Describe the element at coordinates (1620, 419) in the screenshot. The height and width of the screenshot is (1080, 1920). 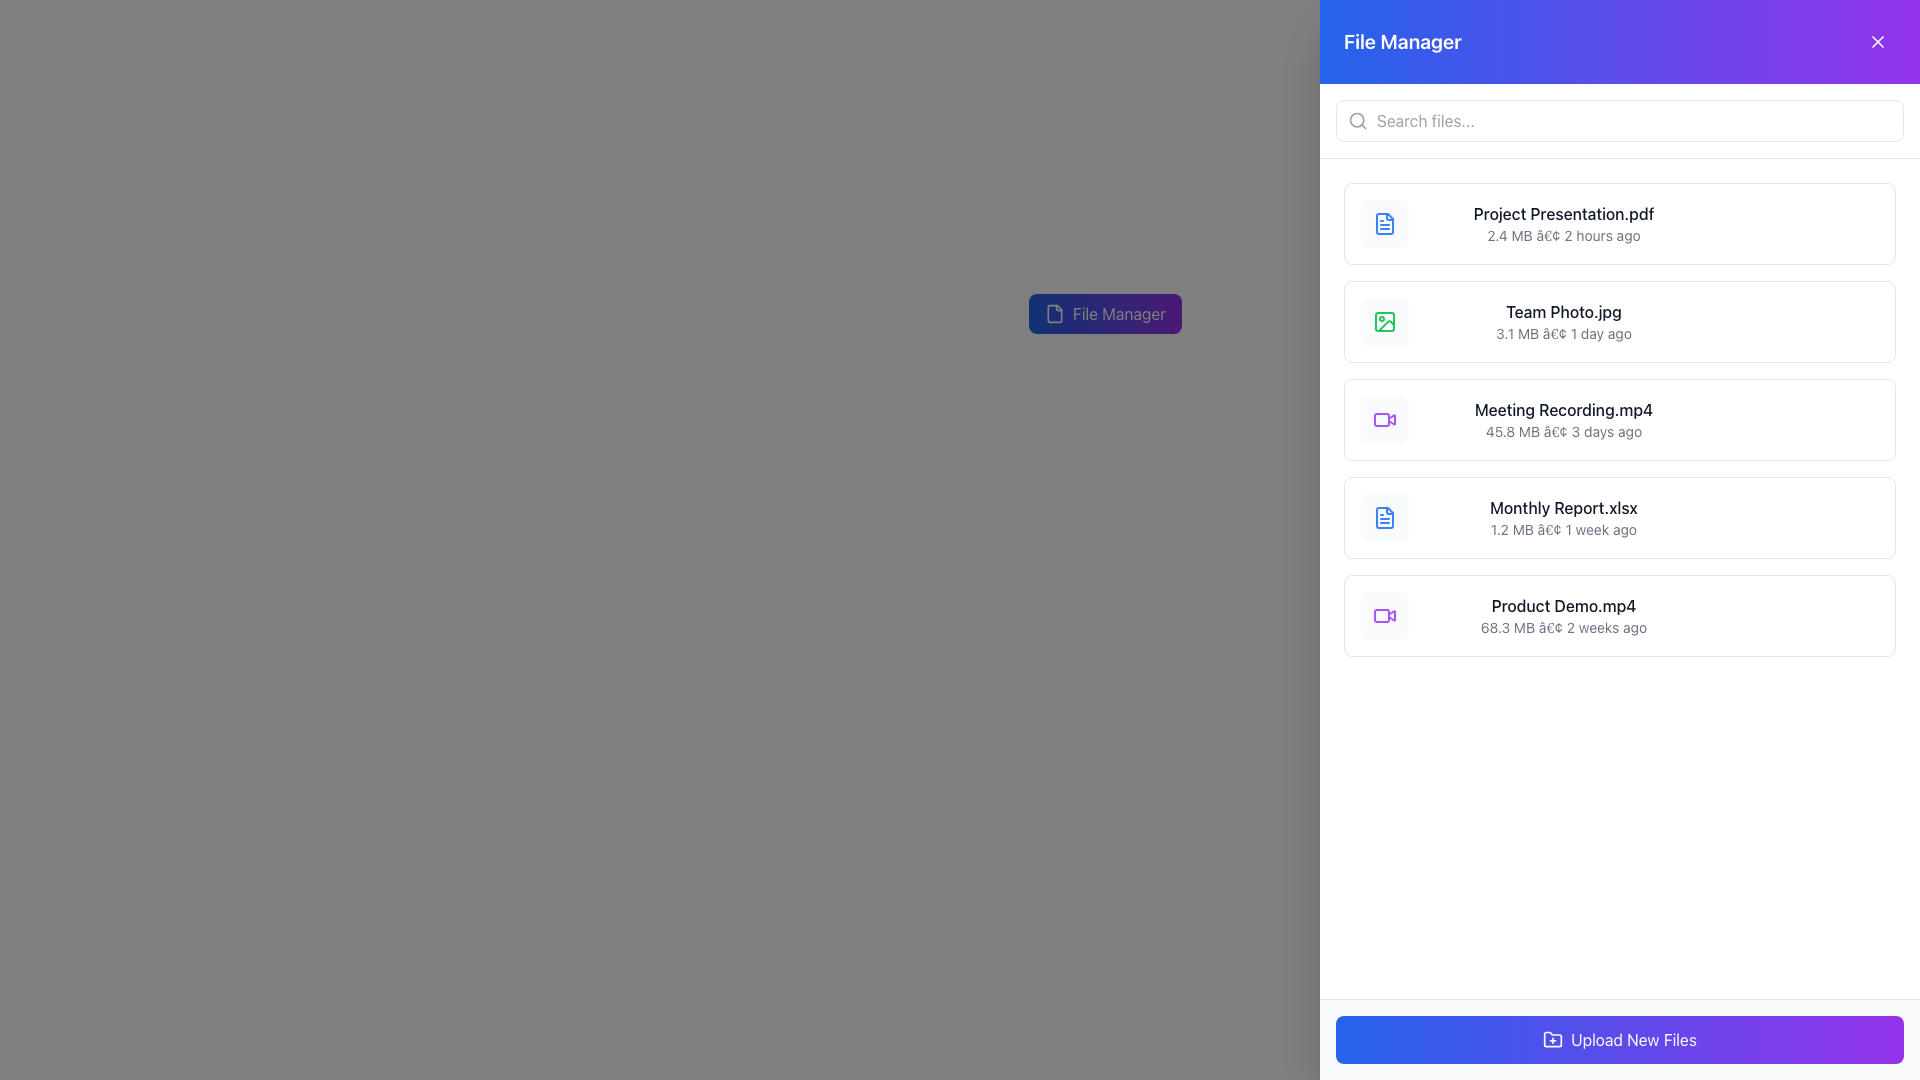
I see `the file entry representing 'Meeting Recording.mp4'` at that location.